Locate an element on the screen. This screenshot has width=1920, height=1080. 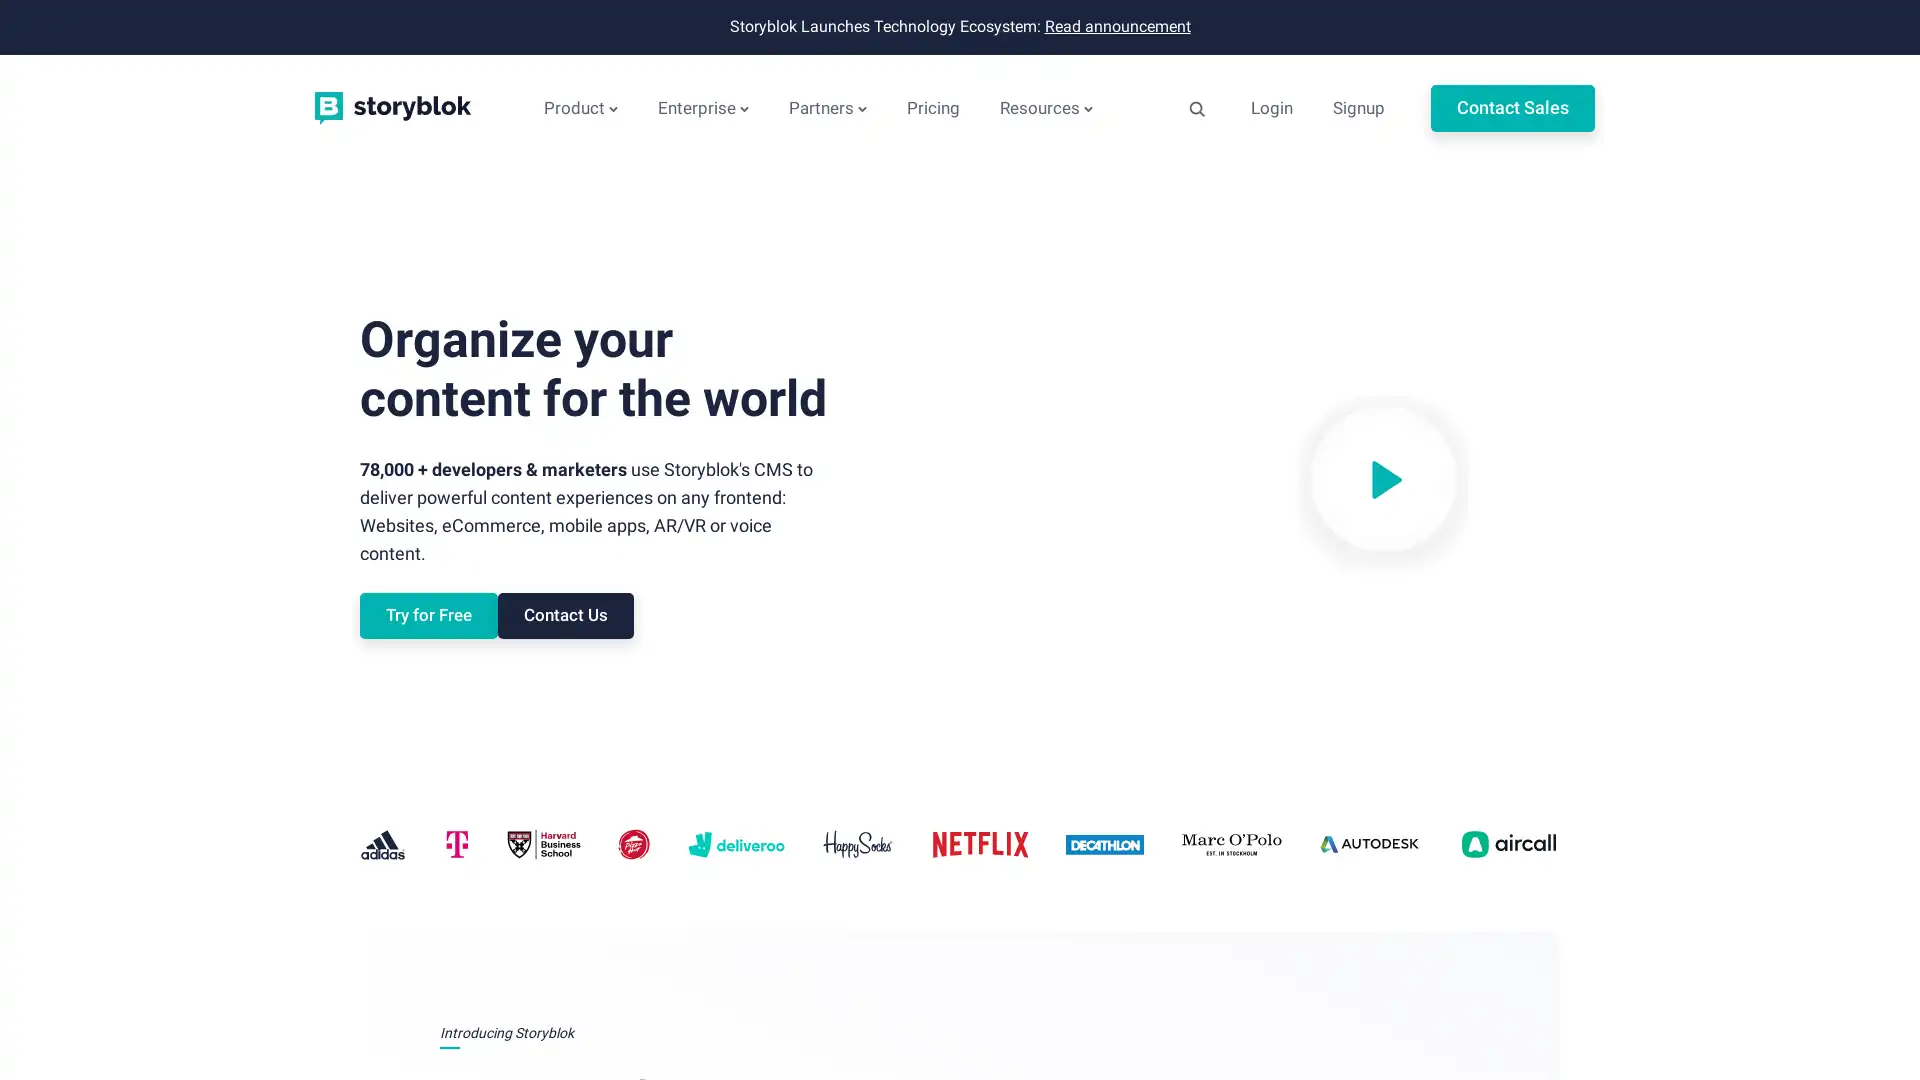
Resources is located at coordinates (1045, 108).